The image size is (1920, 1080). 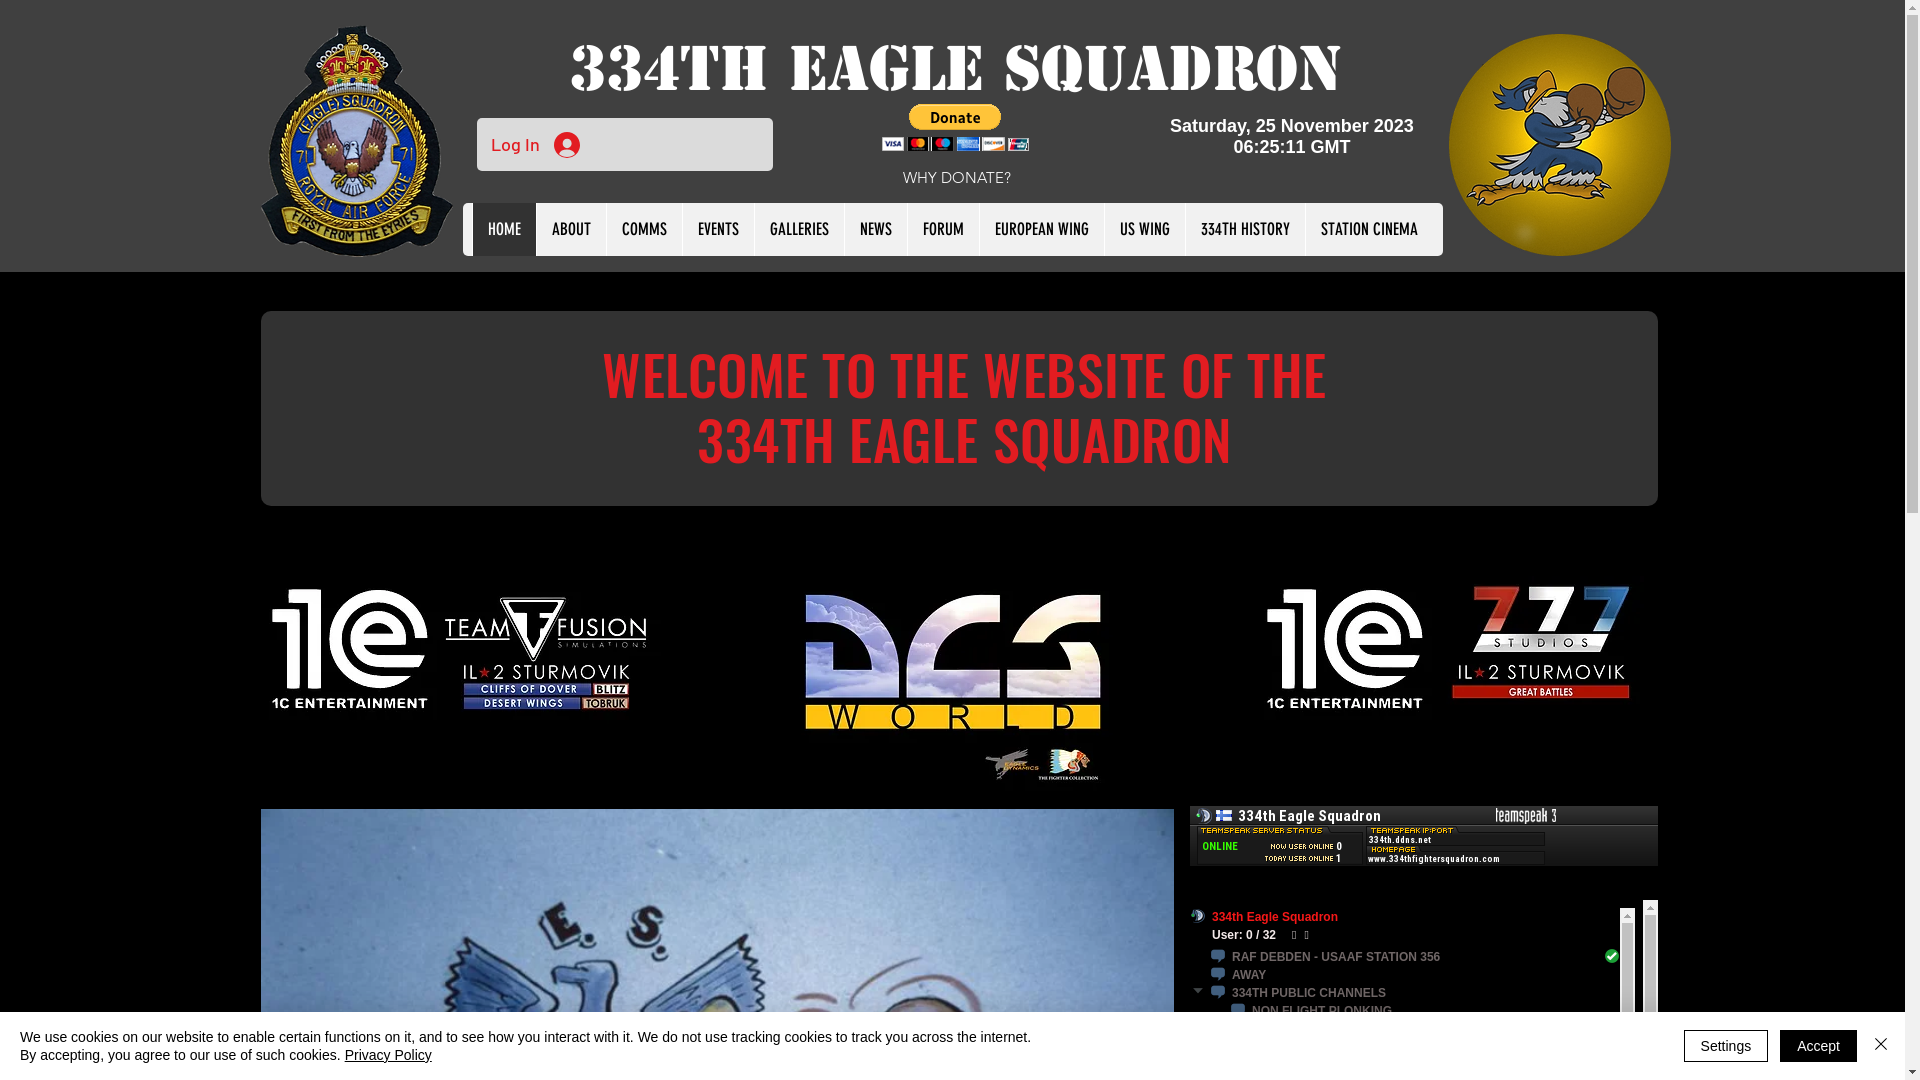 I want to click on 'HOME', so click(x=504, y=228).